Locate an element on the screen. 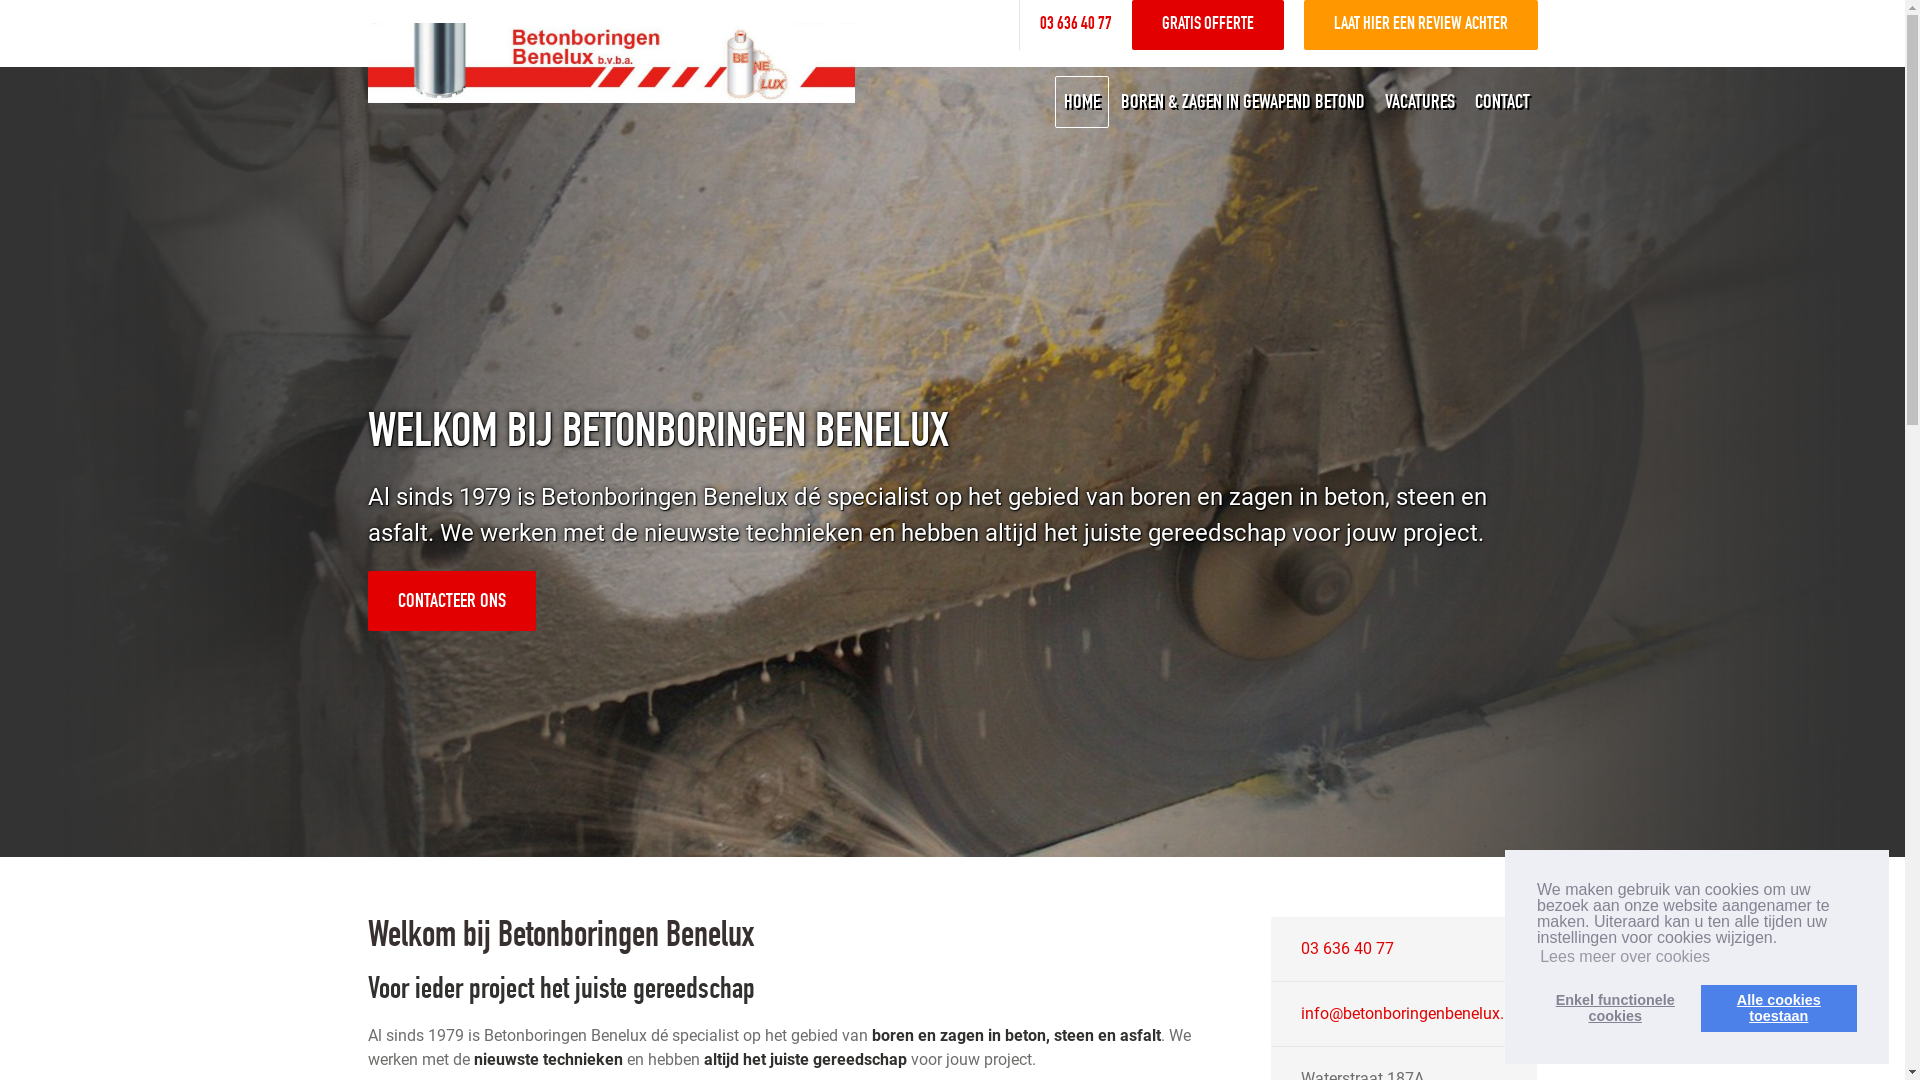 The height and width of the screenshot is (1080, 1920). 'Alle cookies is located at coordinates (1779, 1007).